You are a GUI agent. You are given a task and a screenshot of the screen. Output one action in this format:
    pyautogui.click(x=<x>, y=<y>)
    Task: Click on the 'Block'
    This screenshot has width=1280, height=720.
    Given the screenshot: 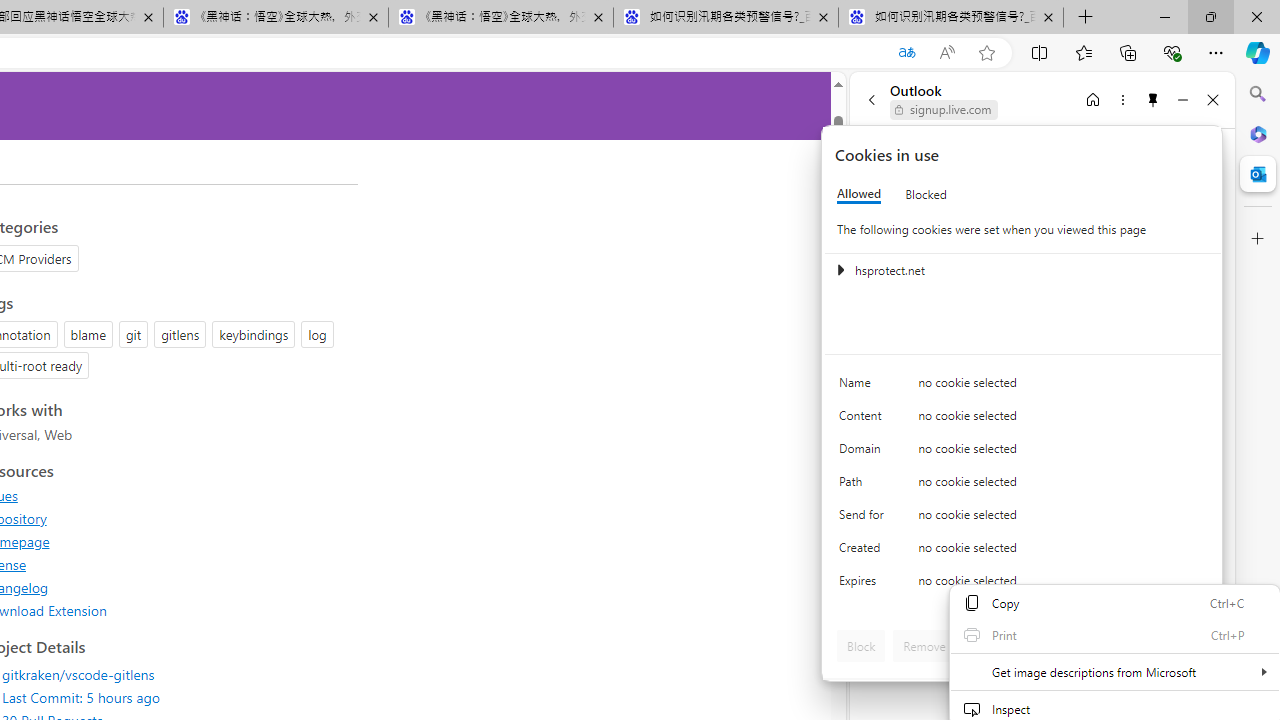 What is the action you would take?
    pyautogui.click(x=861, y=645)
    